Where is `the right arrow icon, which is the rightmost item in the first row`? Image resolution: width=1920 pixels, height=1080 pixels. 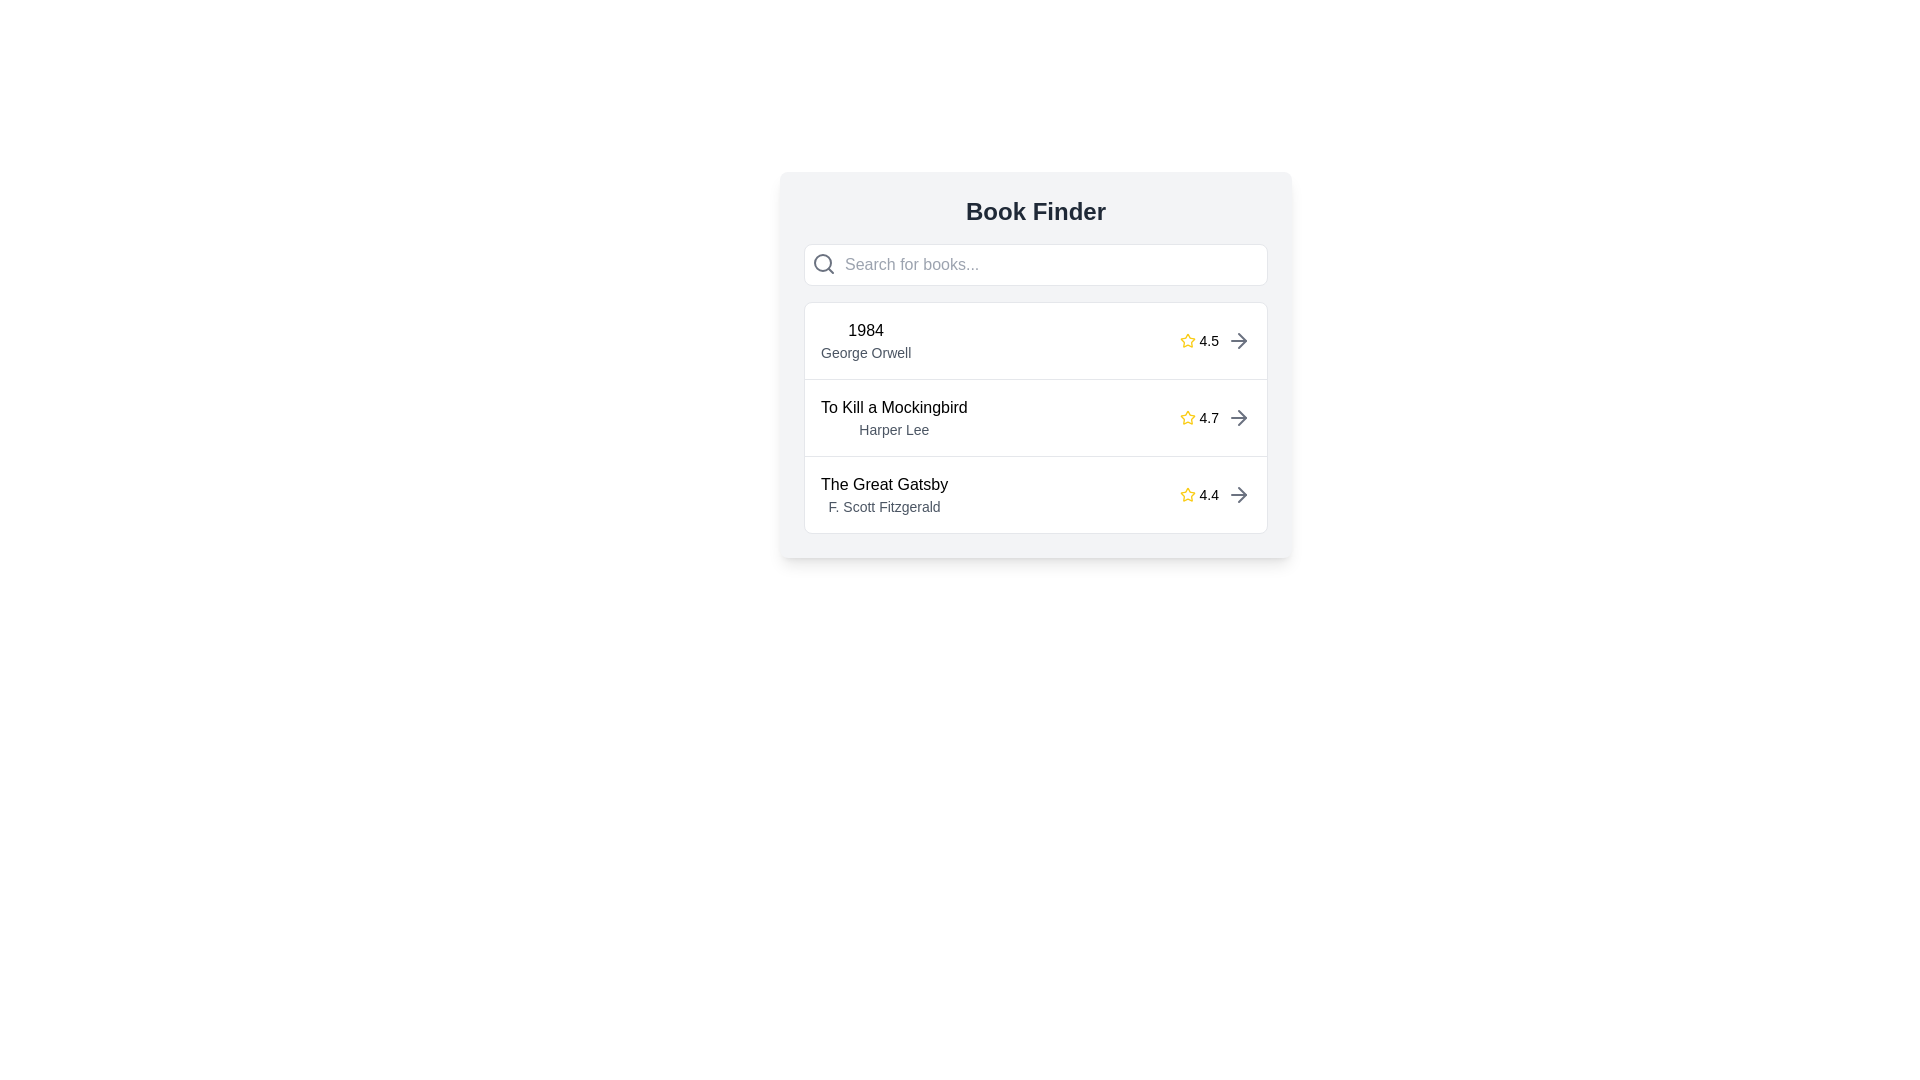
the right arrow icon, which is the rightmost item in the first row is located at coordinates (1237, 339).